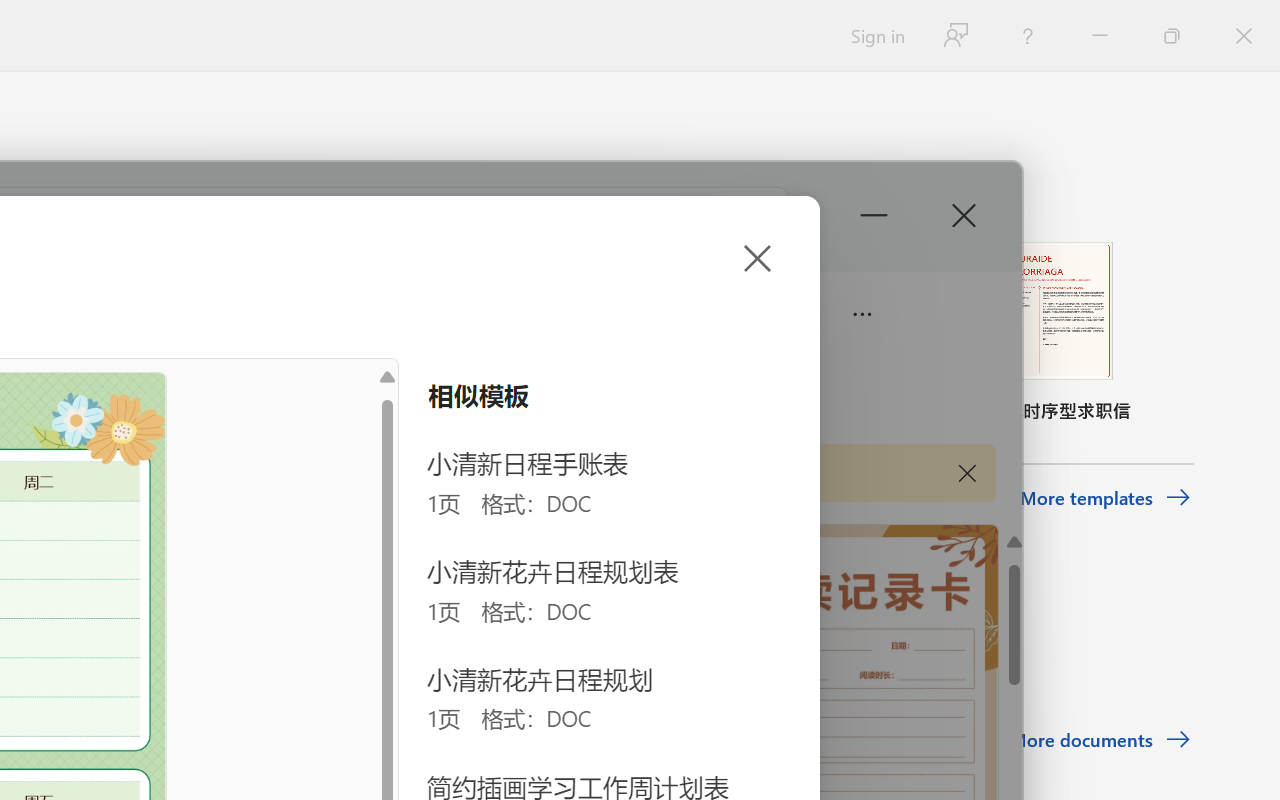 Image resolution: width=1280 pixels, height=800 pixels. Describe the element at coordinates (876, 34) in the screenshot. I see `'Sign in'` at that location.